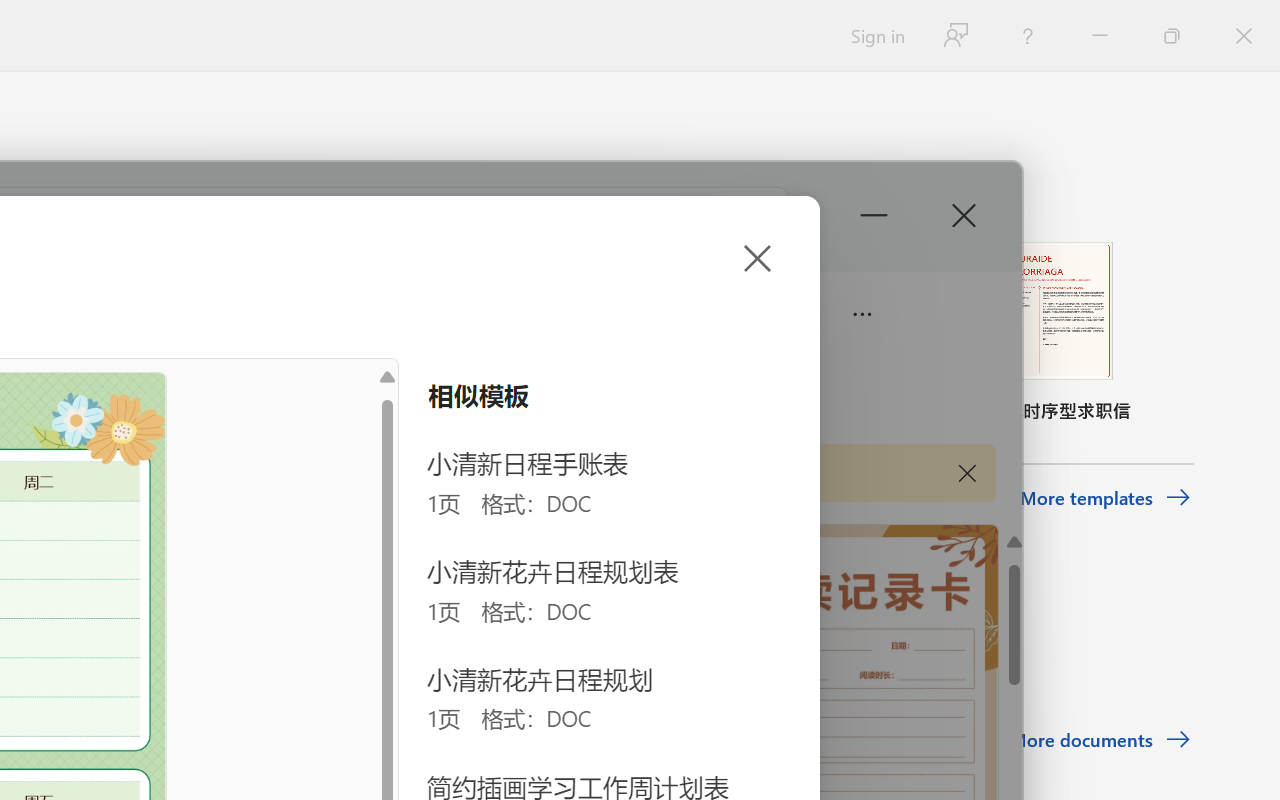 Image resolution: width=1280 pixels, height=800 pixels. Describe the element at coordinates (876, 34) in the screenshot. I see `'Sign in'` at that location.